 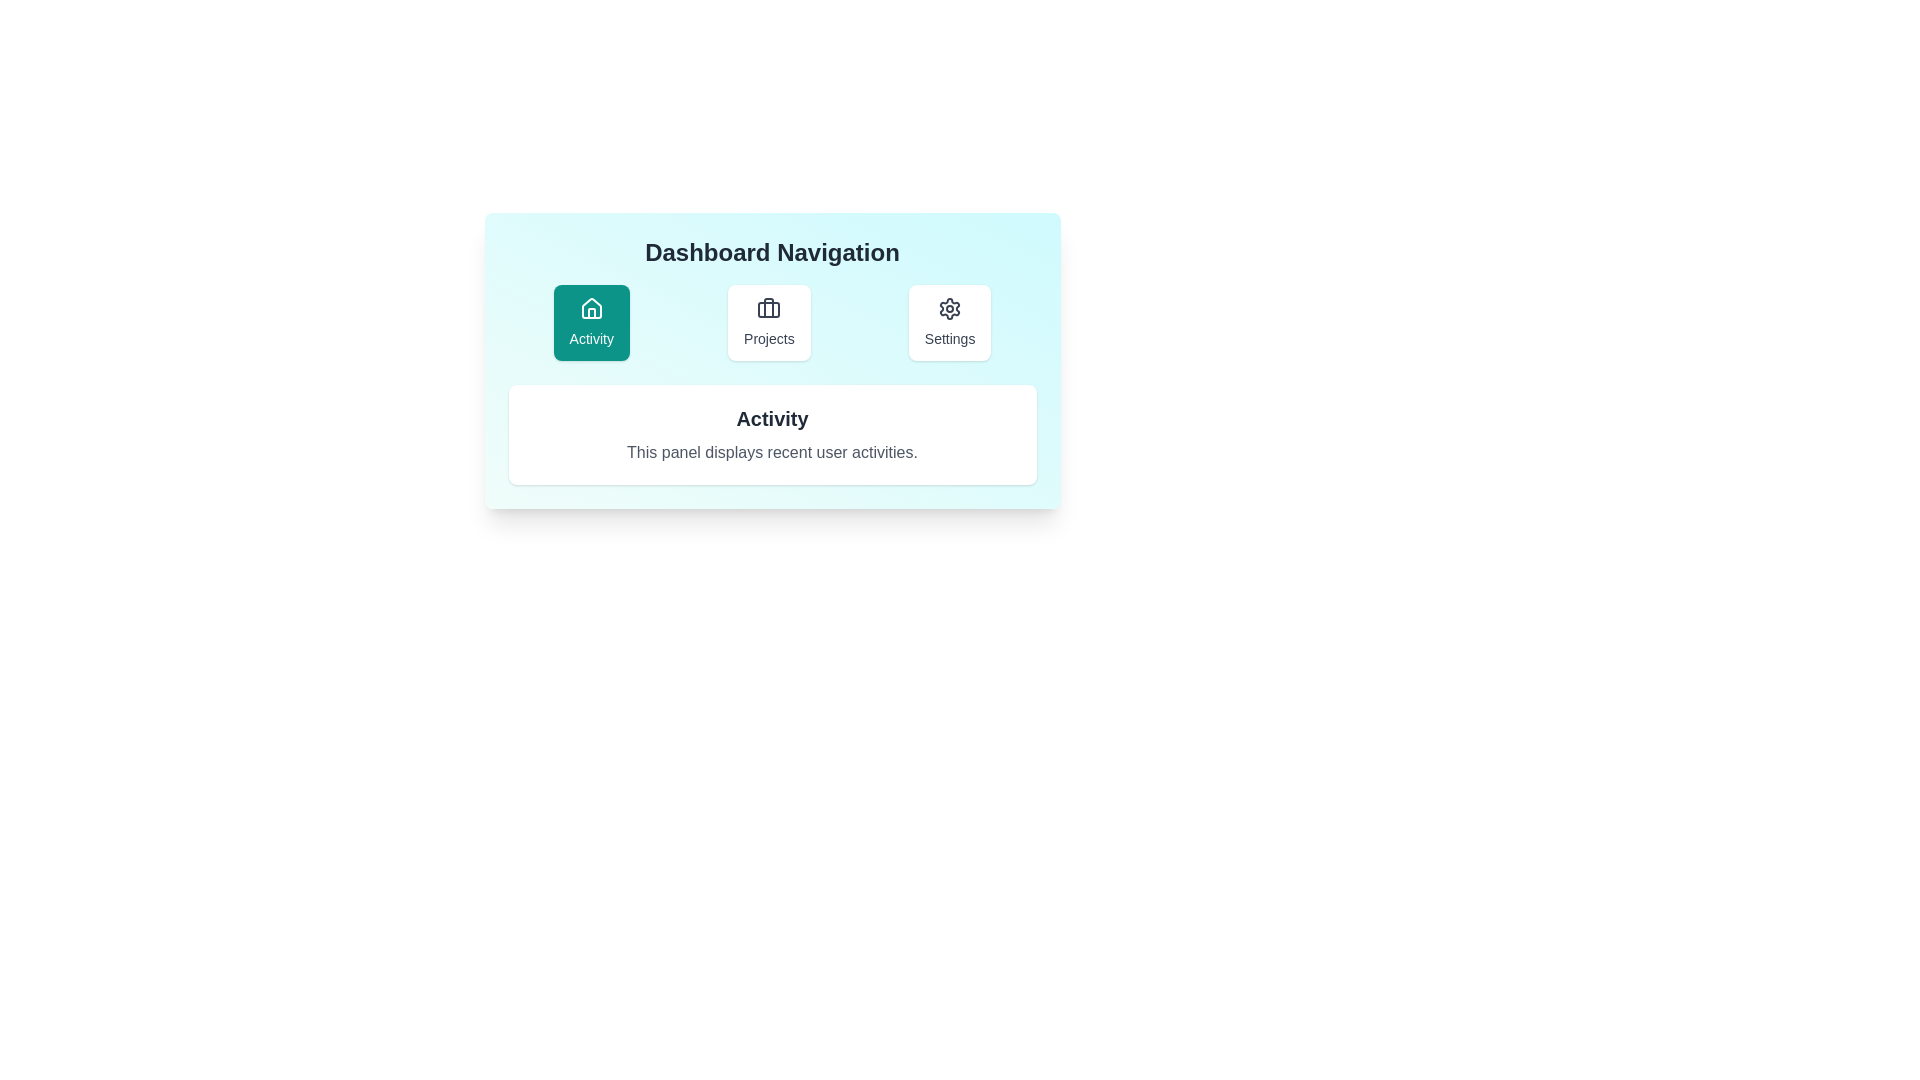 What do you see at coordinates (949, 308) in the screenshot?
I see `the cogwheel-shaped icon representing settings, located at the top-right corner of the options on the navigation card` at bounding box center [949, 308].